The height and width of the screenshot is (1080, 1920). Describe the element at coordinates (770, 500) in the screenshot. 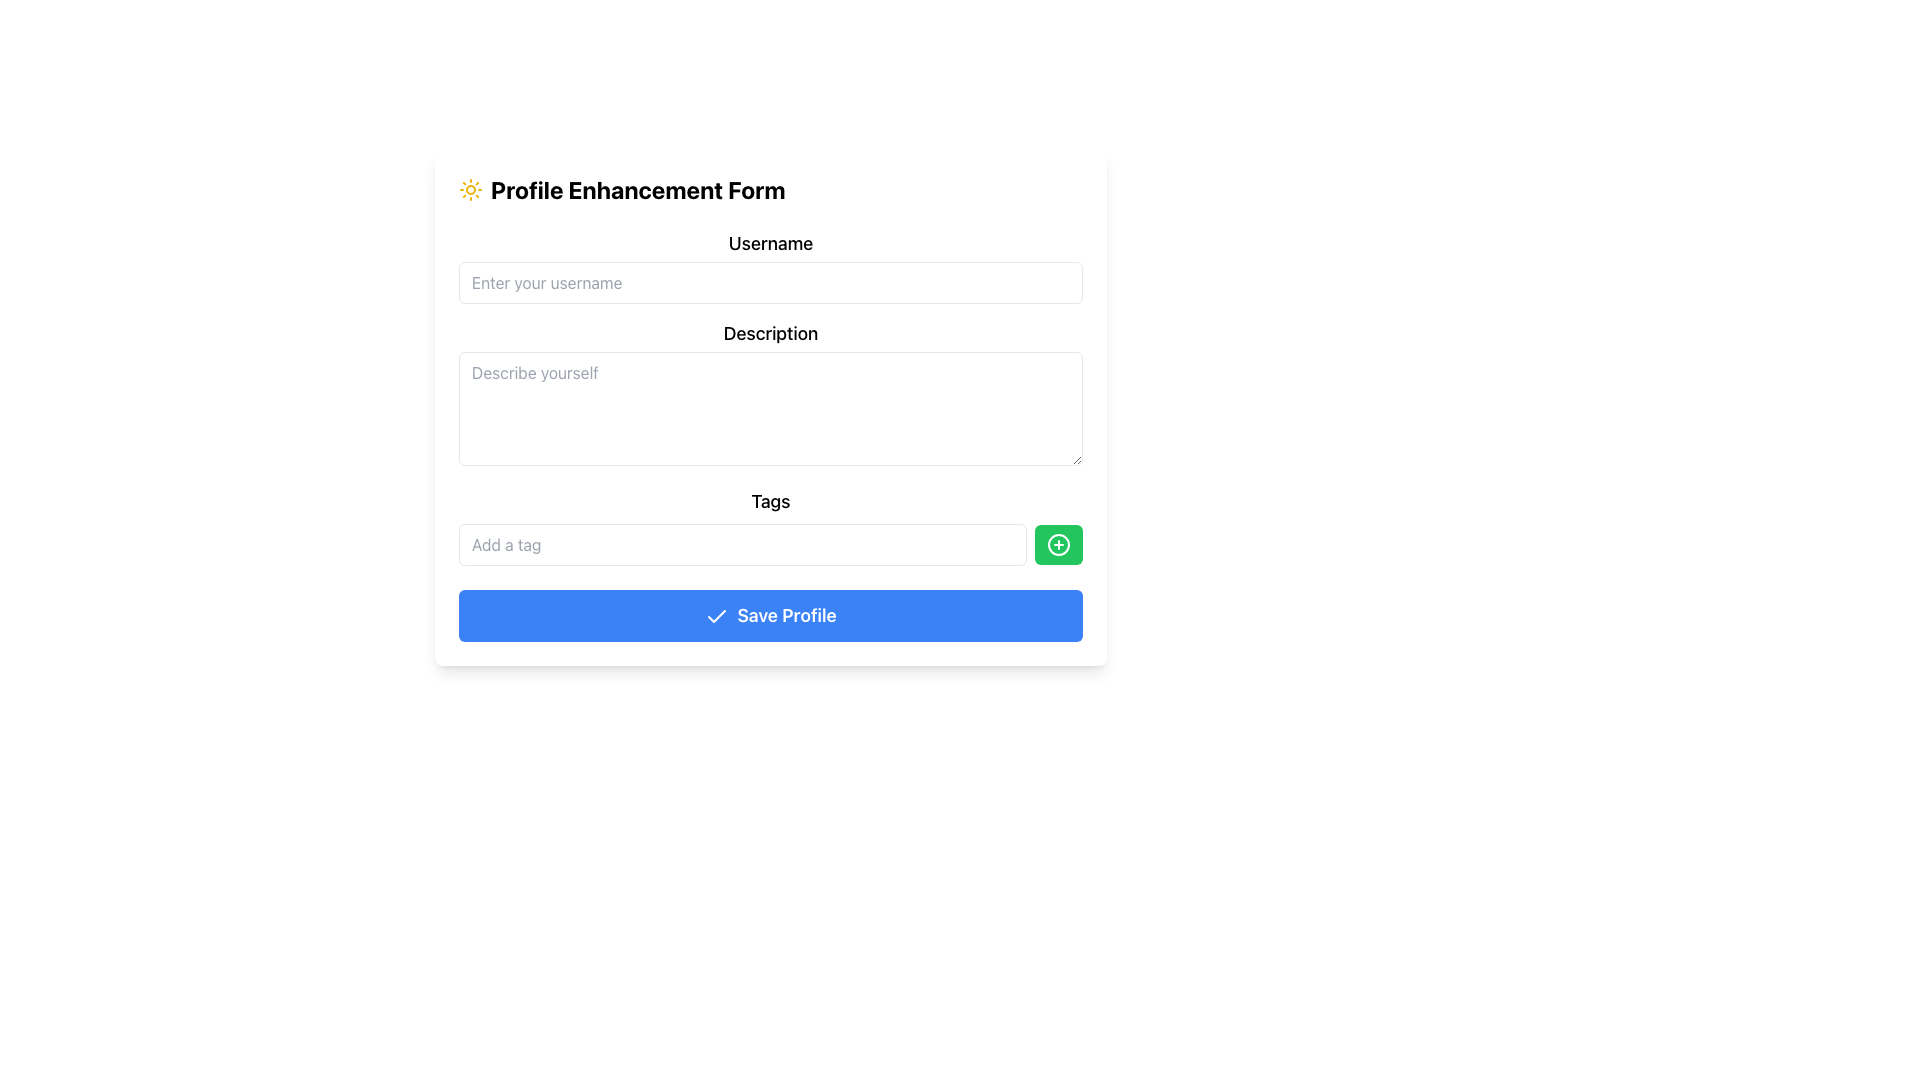

I see `the text label indicating the purpose of the adjacent input field for adding tags, located above the 'Add a tag' text input field` at that location.